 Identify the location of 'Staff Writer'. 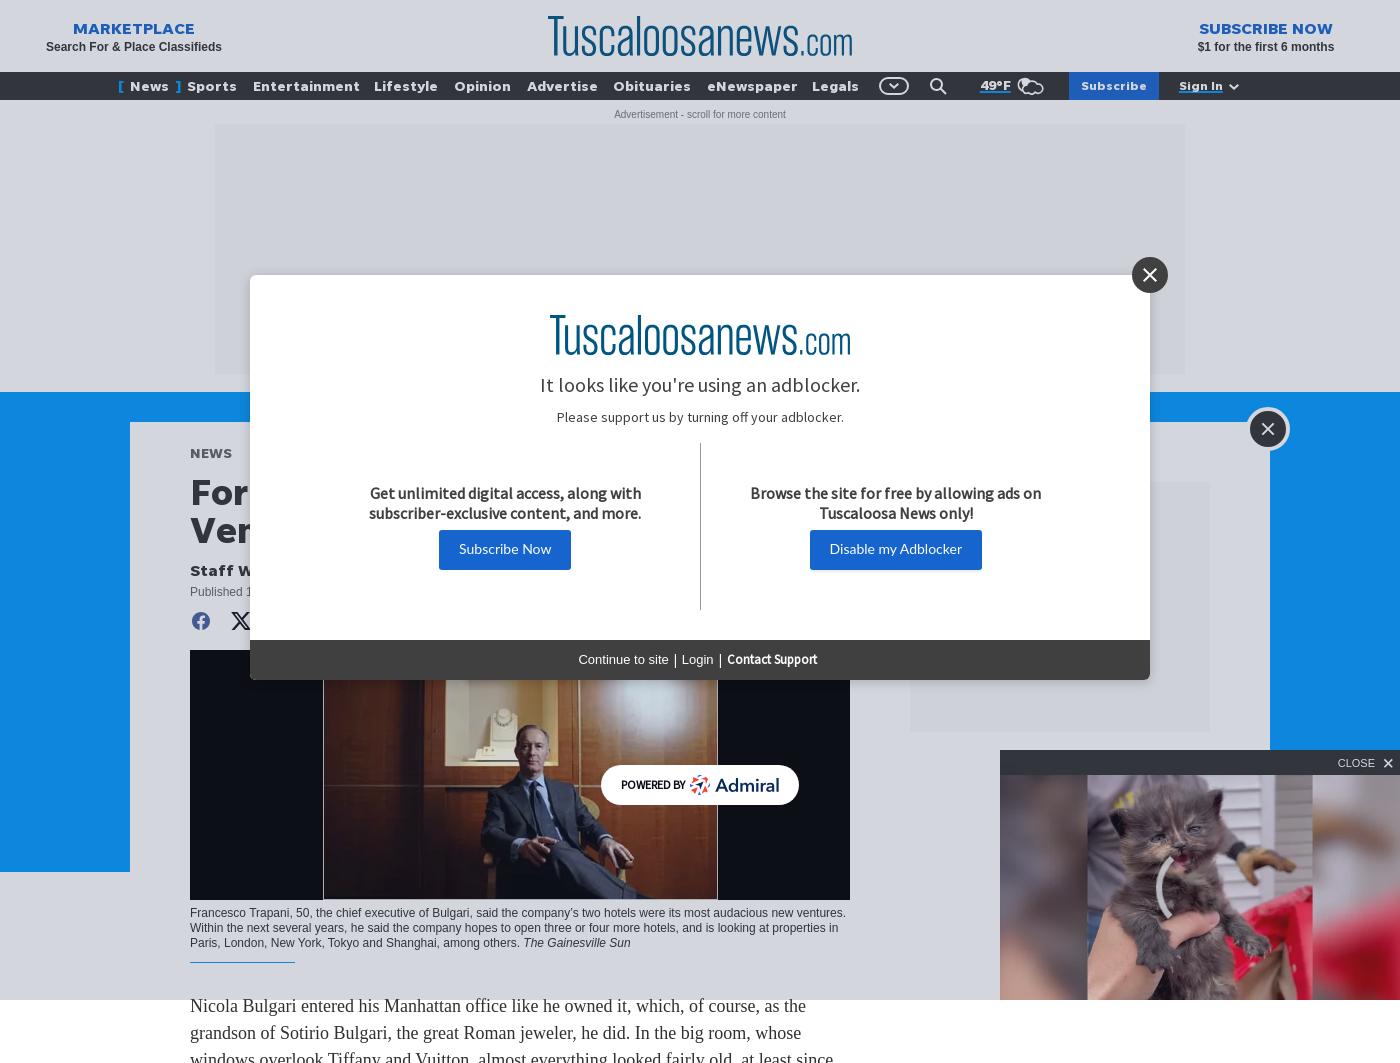
(240, 568).